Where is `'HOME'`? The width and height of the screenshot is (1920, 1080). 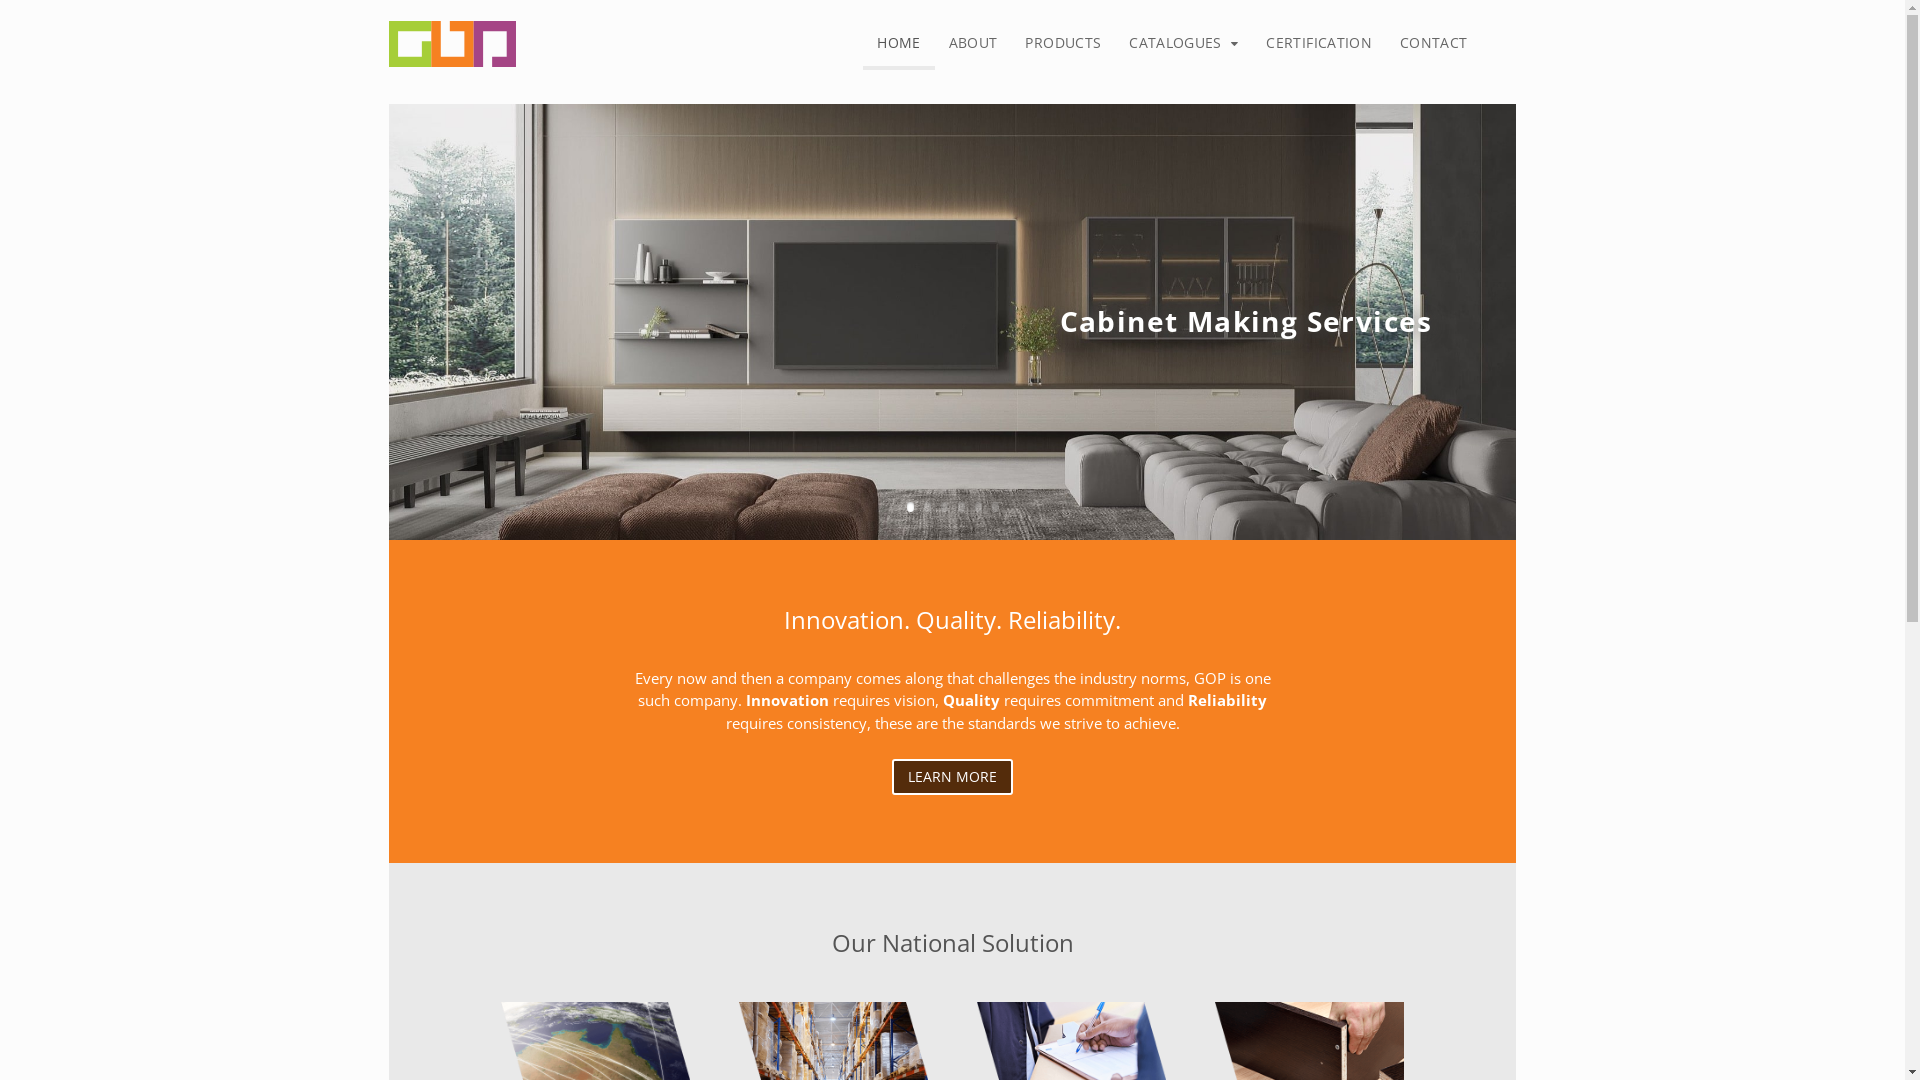
'HOME' is located at coordinates (897, 45).